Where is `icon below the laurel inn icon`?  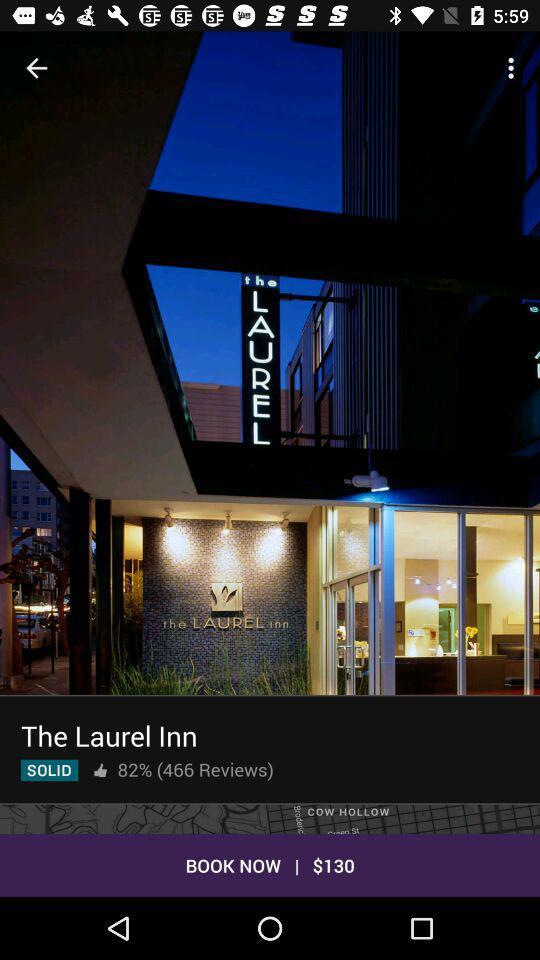
icon below the laurel inn icon is located at coordinates (49, 769).